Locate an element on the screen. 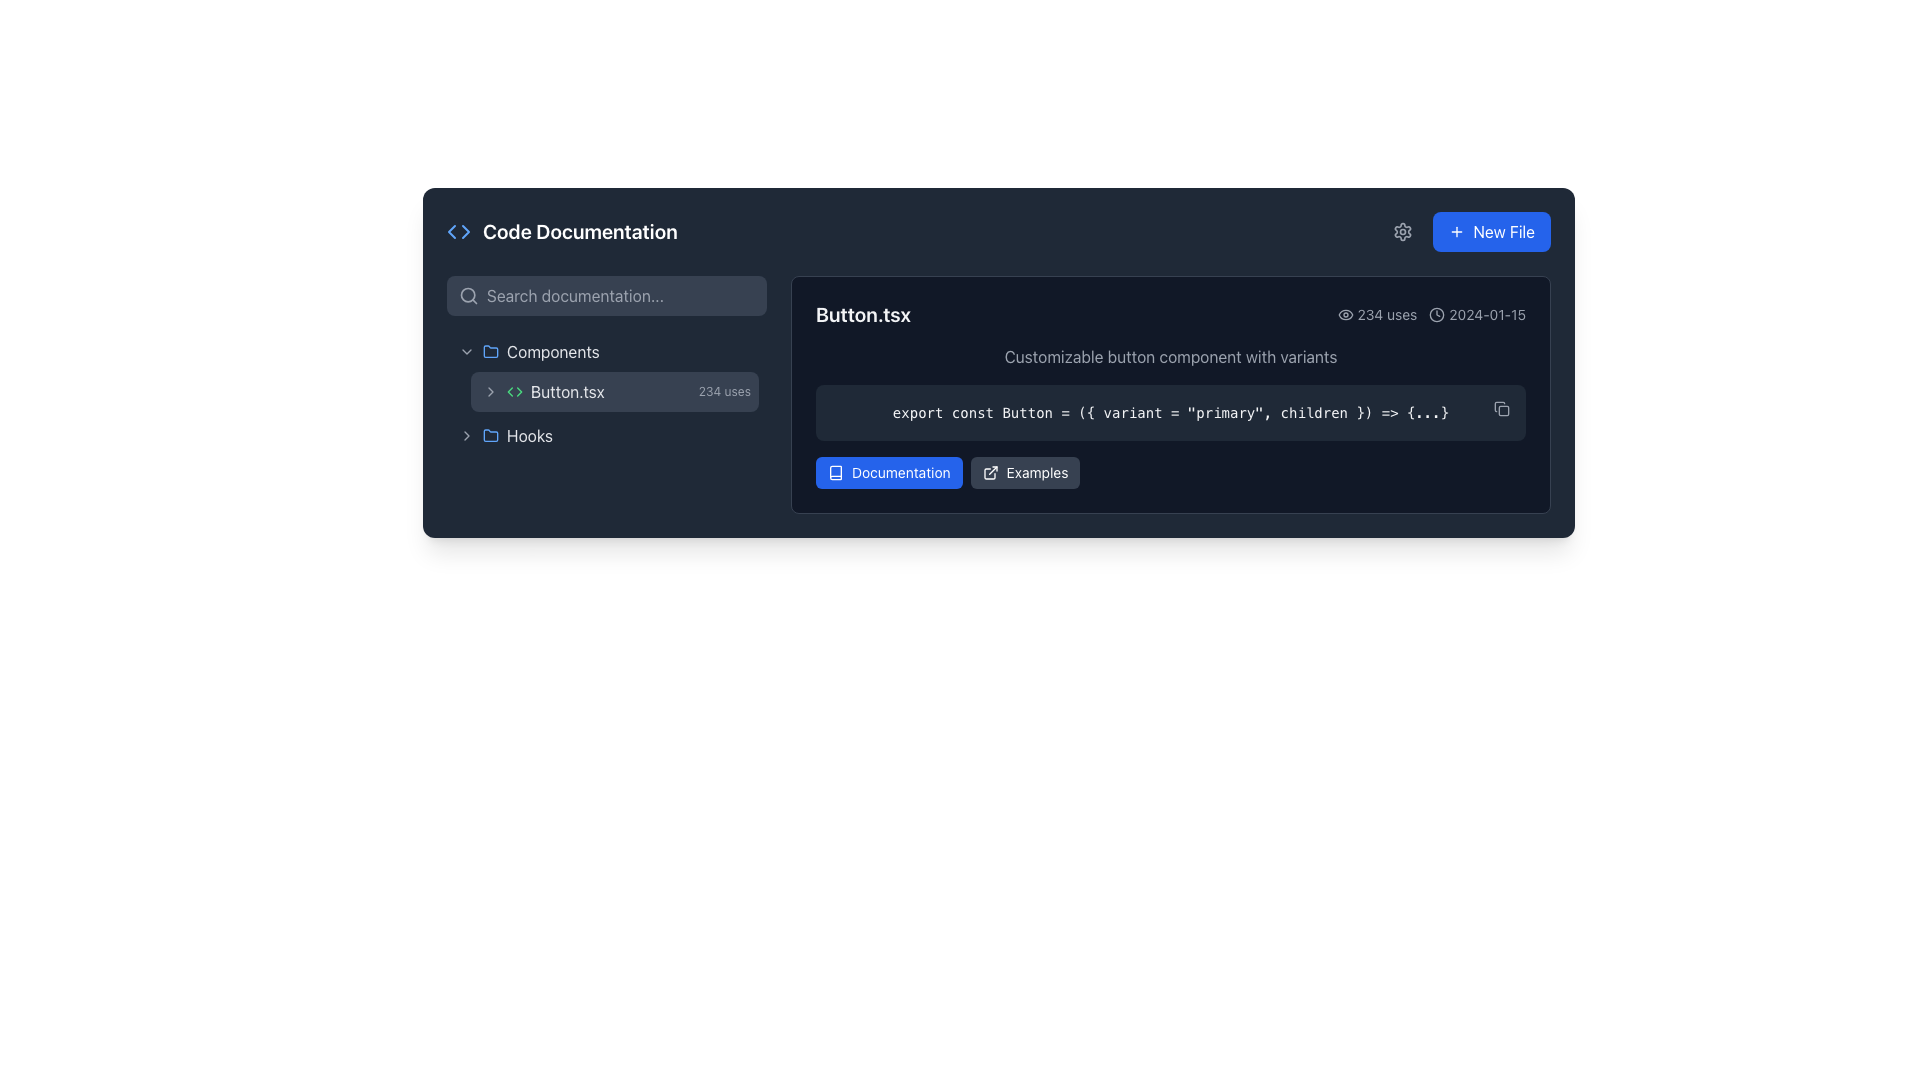 The image size is (1920, 1080). the Information bar at the top of the card displaying metadata such as file name, usage statistics, and timestamp is located at coordinates (1171, 315).